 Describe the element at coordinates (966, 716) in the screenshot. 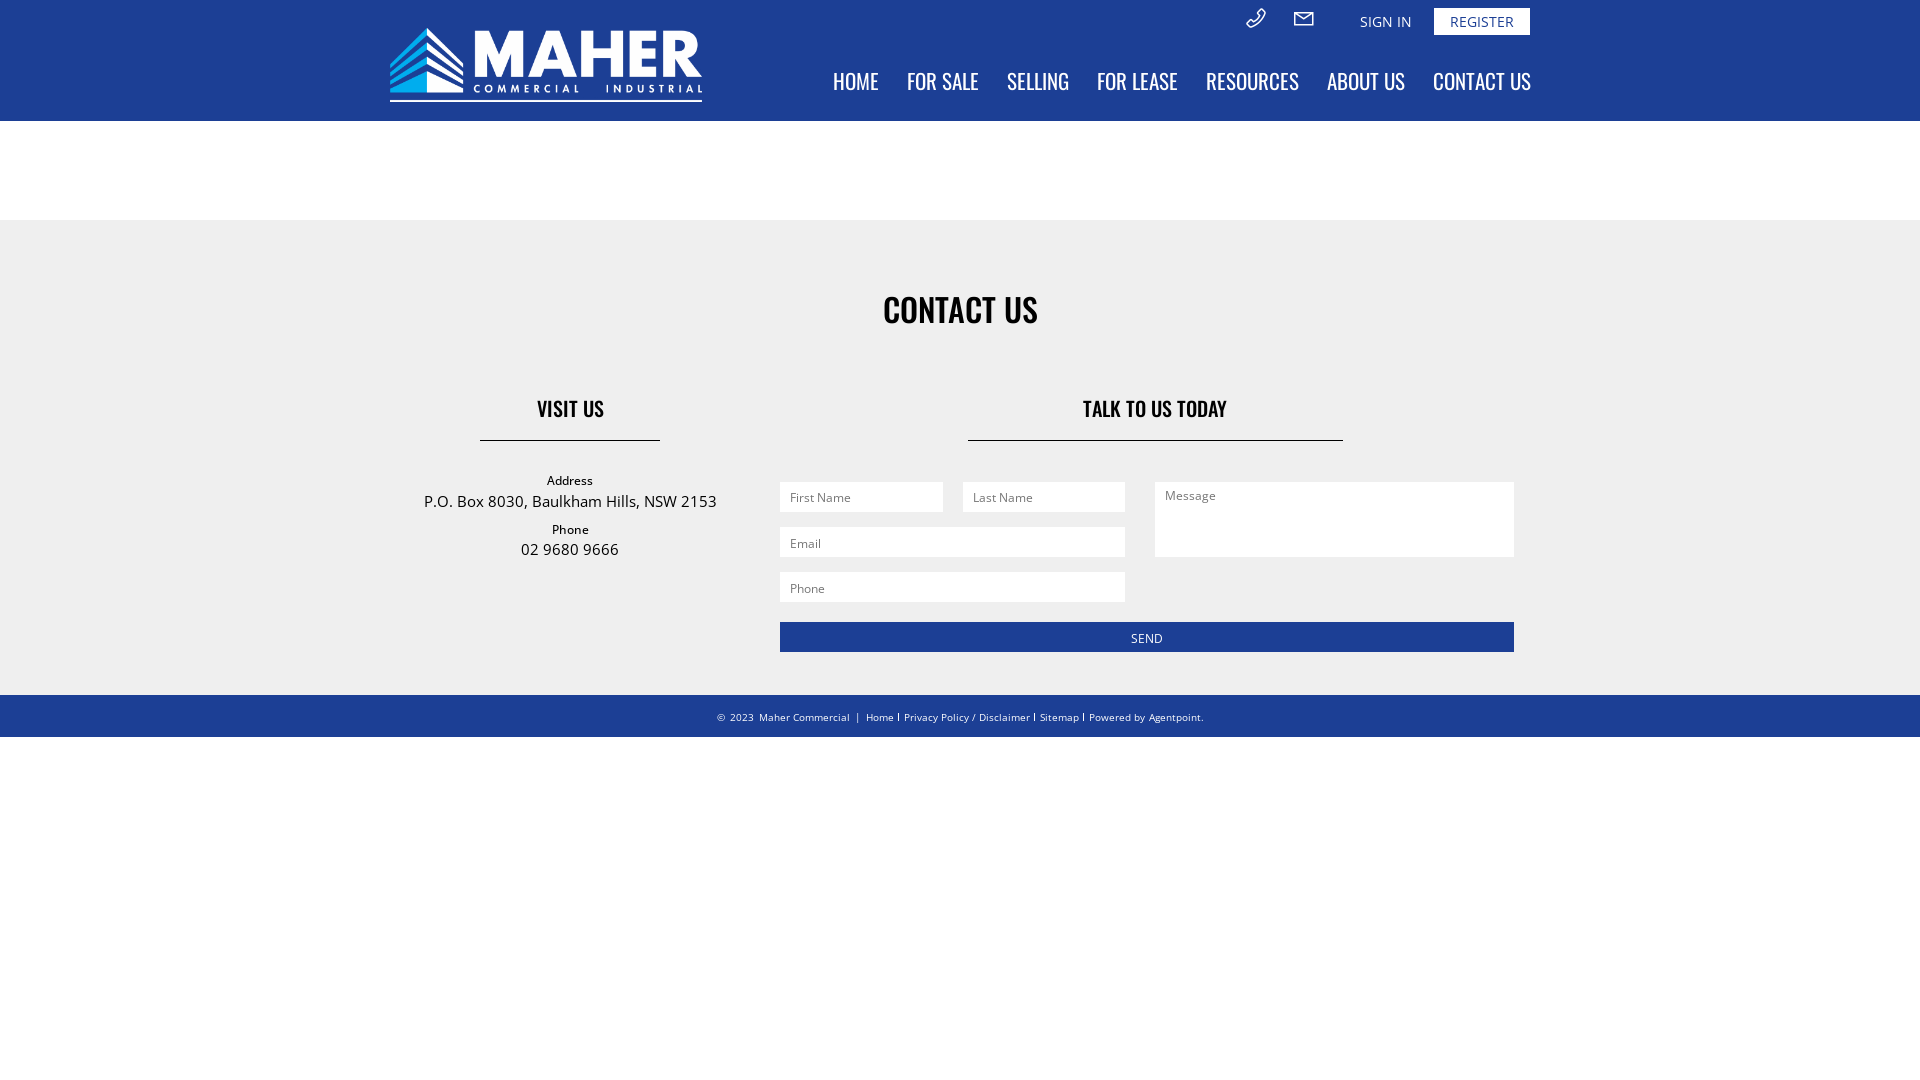

I see `'Privacy Policy / Disclaimer'` at that location.